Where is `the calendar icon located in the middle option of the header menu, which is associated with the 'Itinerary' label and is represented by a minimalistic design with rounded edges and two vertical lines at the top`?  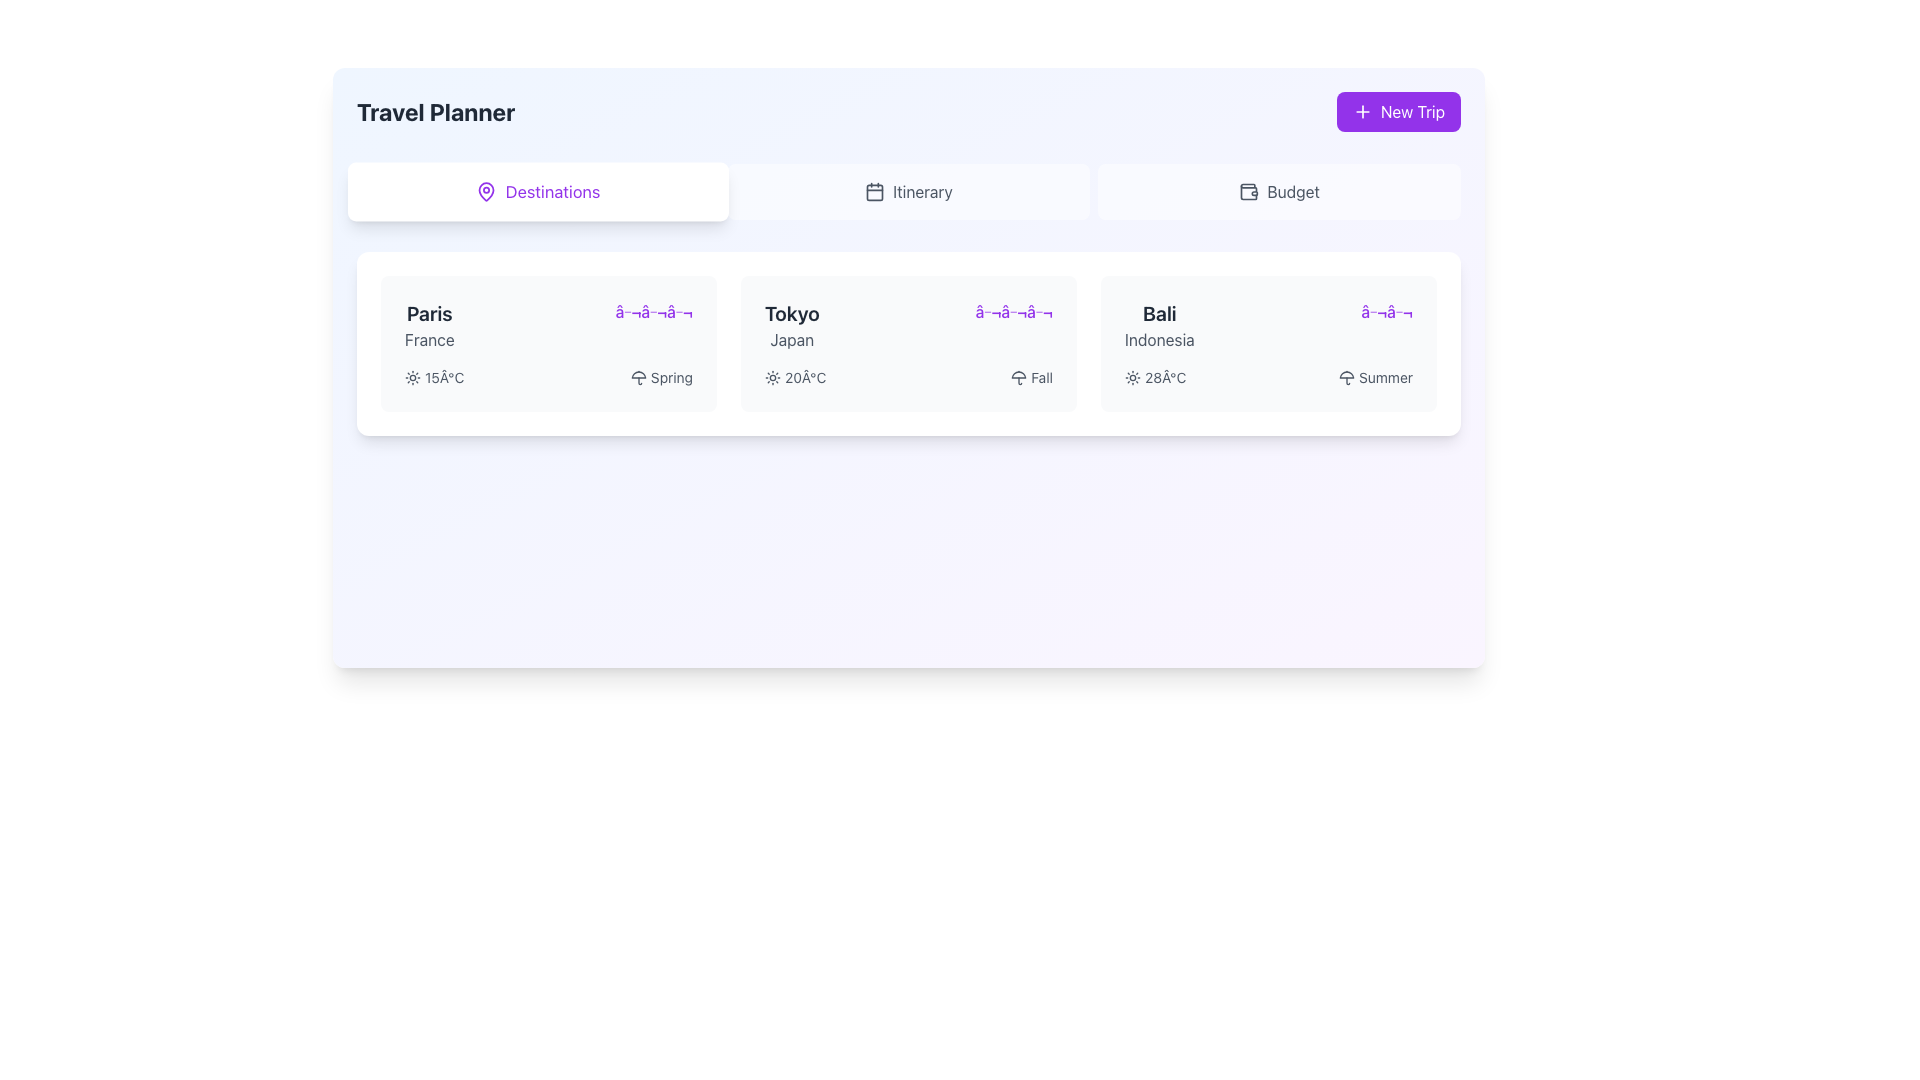
the calendar icon located in the middle option of the header menu, which is associated with the 'Itinerary' label and is represented by a minimalistic design with rounded edges and two vertical lines at the top is located at coordinates (874, 192).